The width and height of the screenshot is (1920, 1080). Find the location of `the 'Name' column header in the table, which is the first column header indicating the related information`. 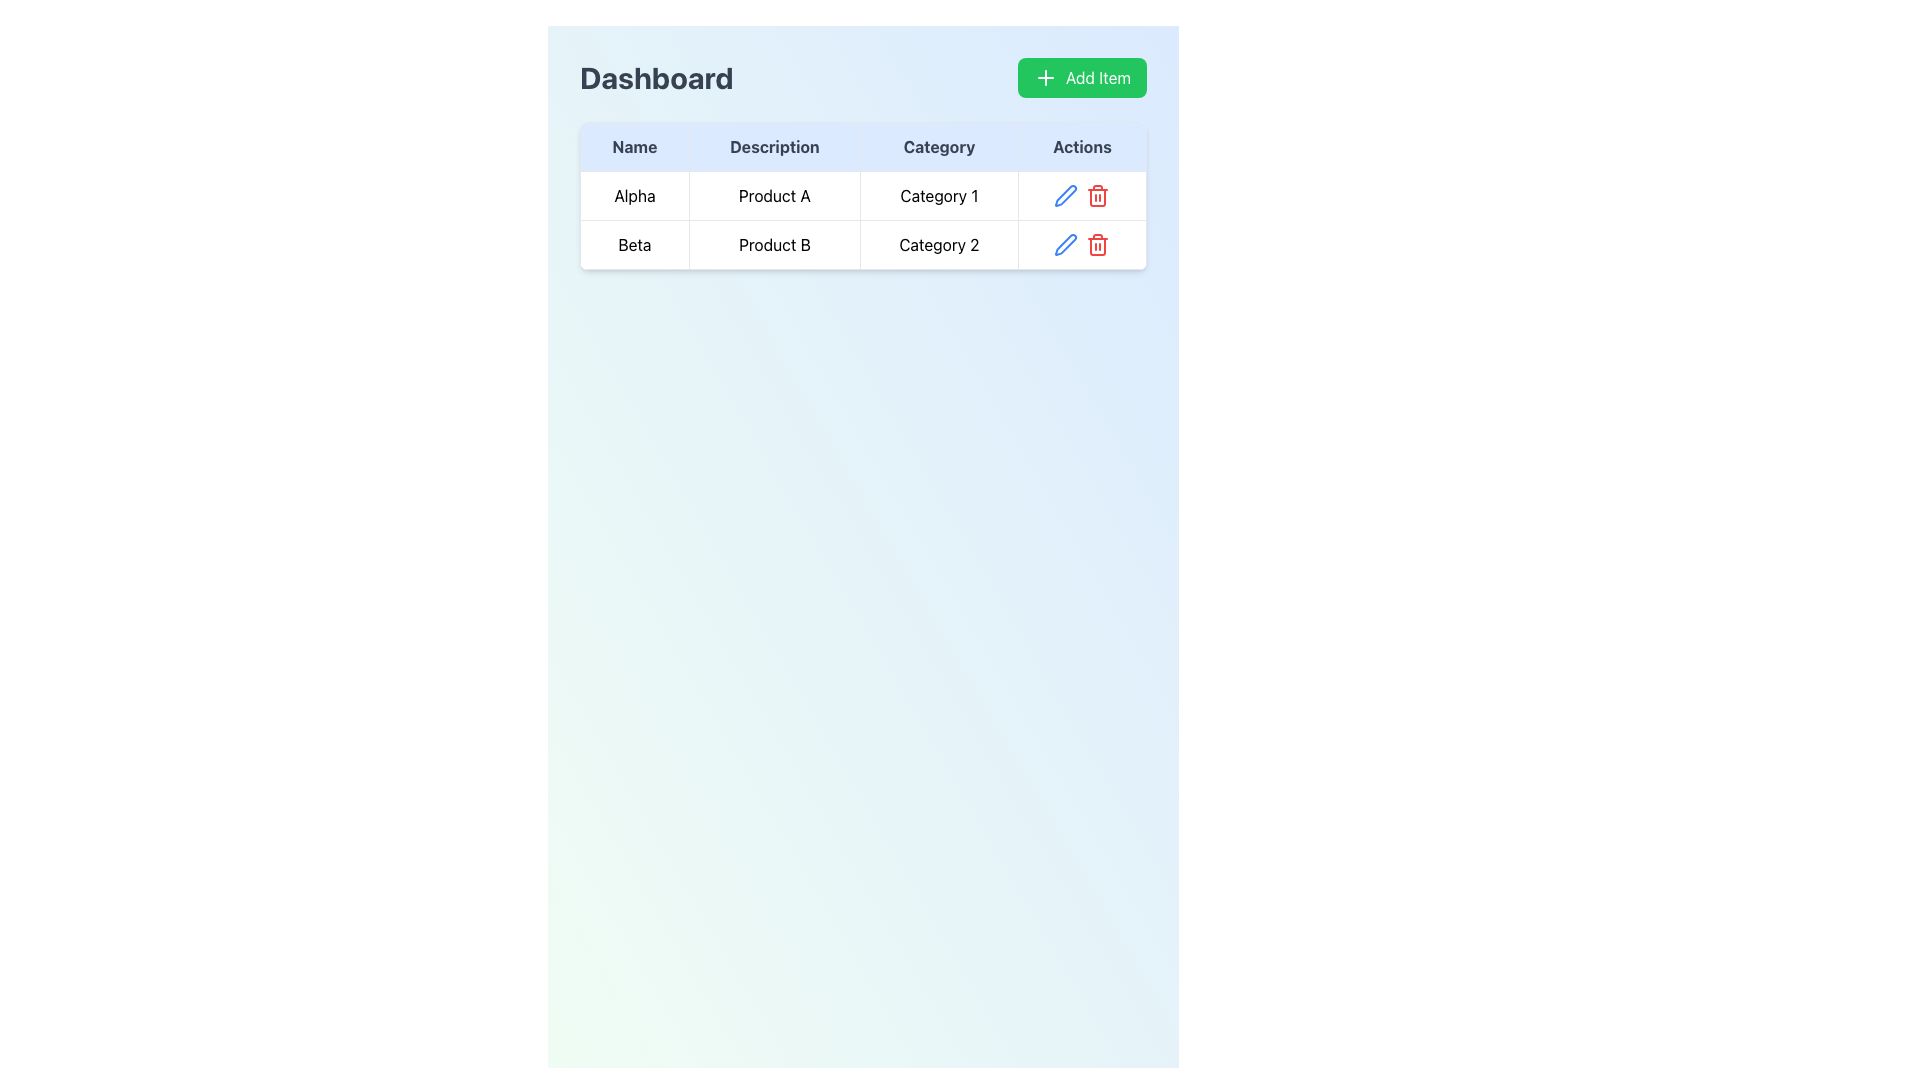

the 'Name' column header in the table, which is the first column header indicating the related information is located at coordinates (633, 145).